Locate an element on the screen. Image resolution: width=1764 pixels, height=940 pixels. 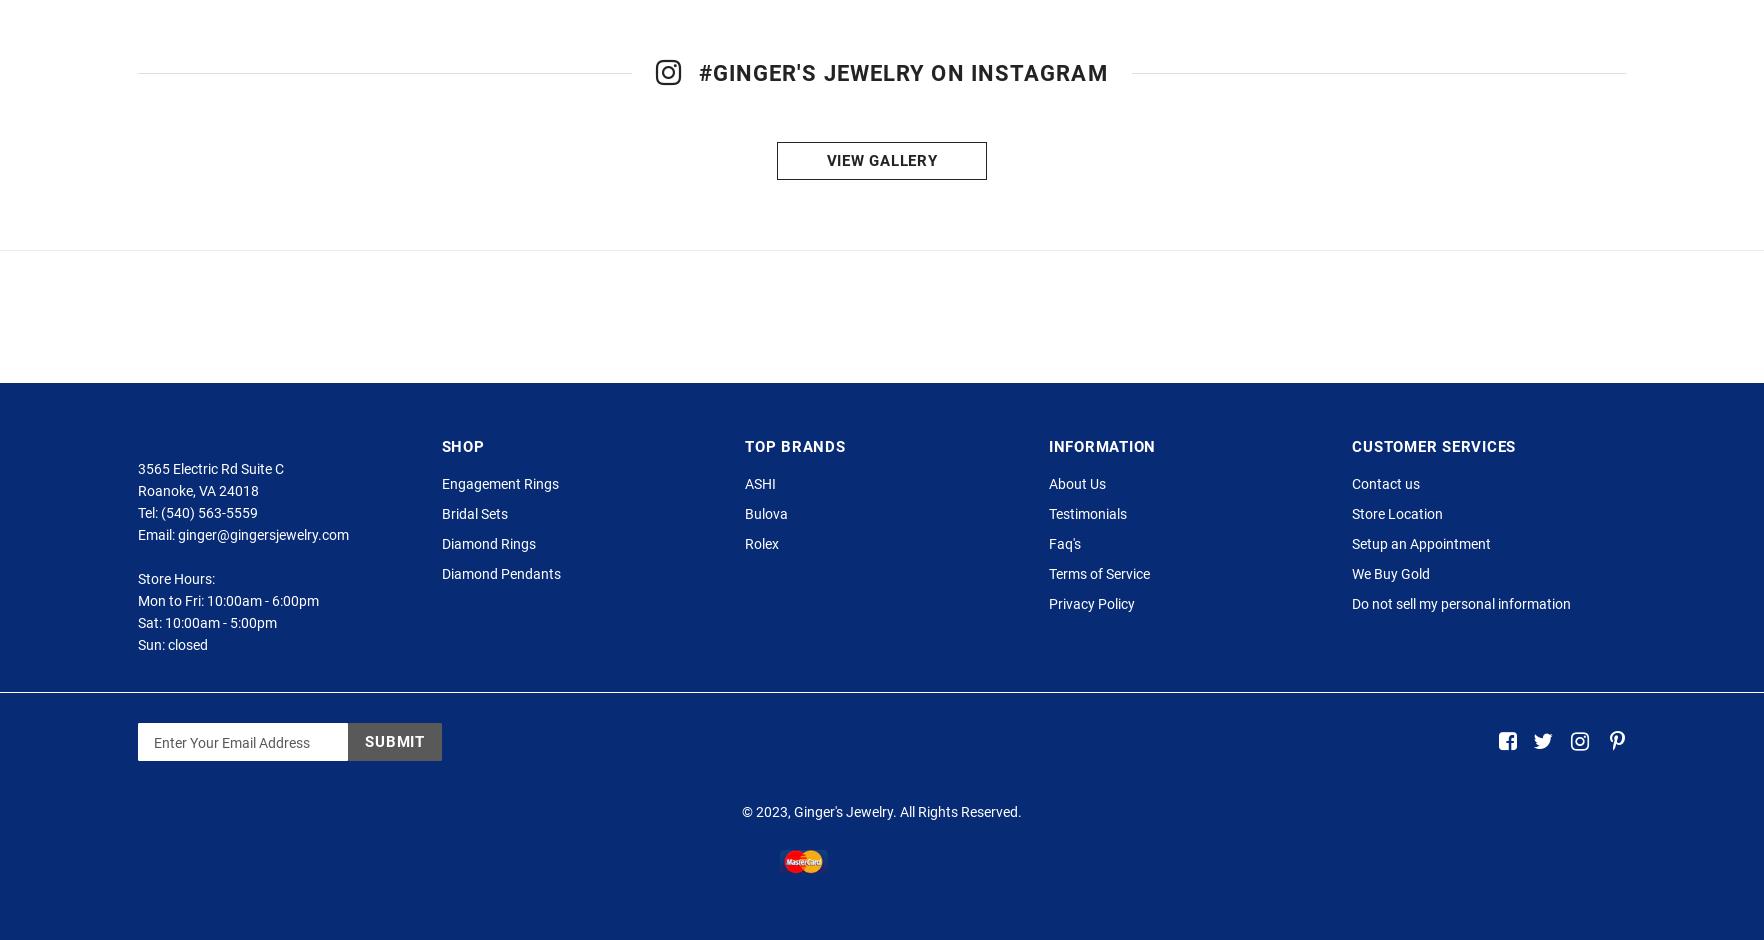
'Store Hours:' is located at coordinates (176, 664).